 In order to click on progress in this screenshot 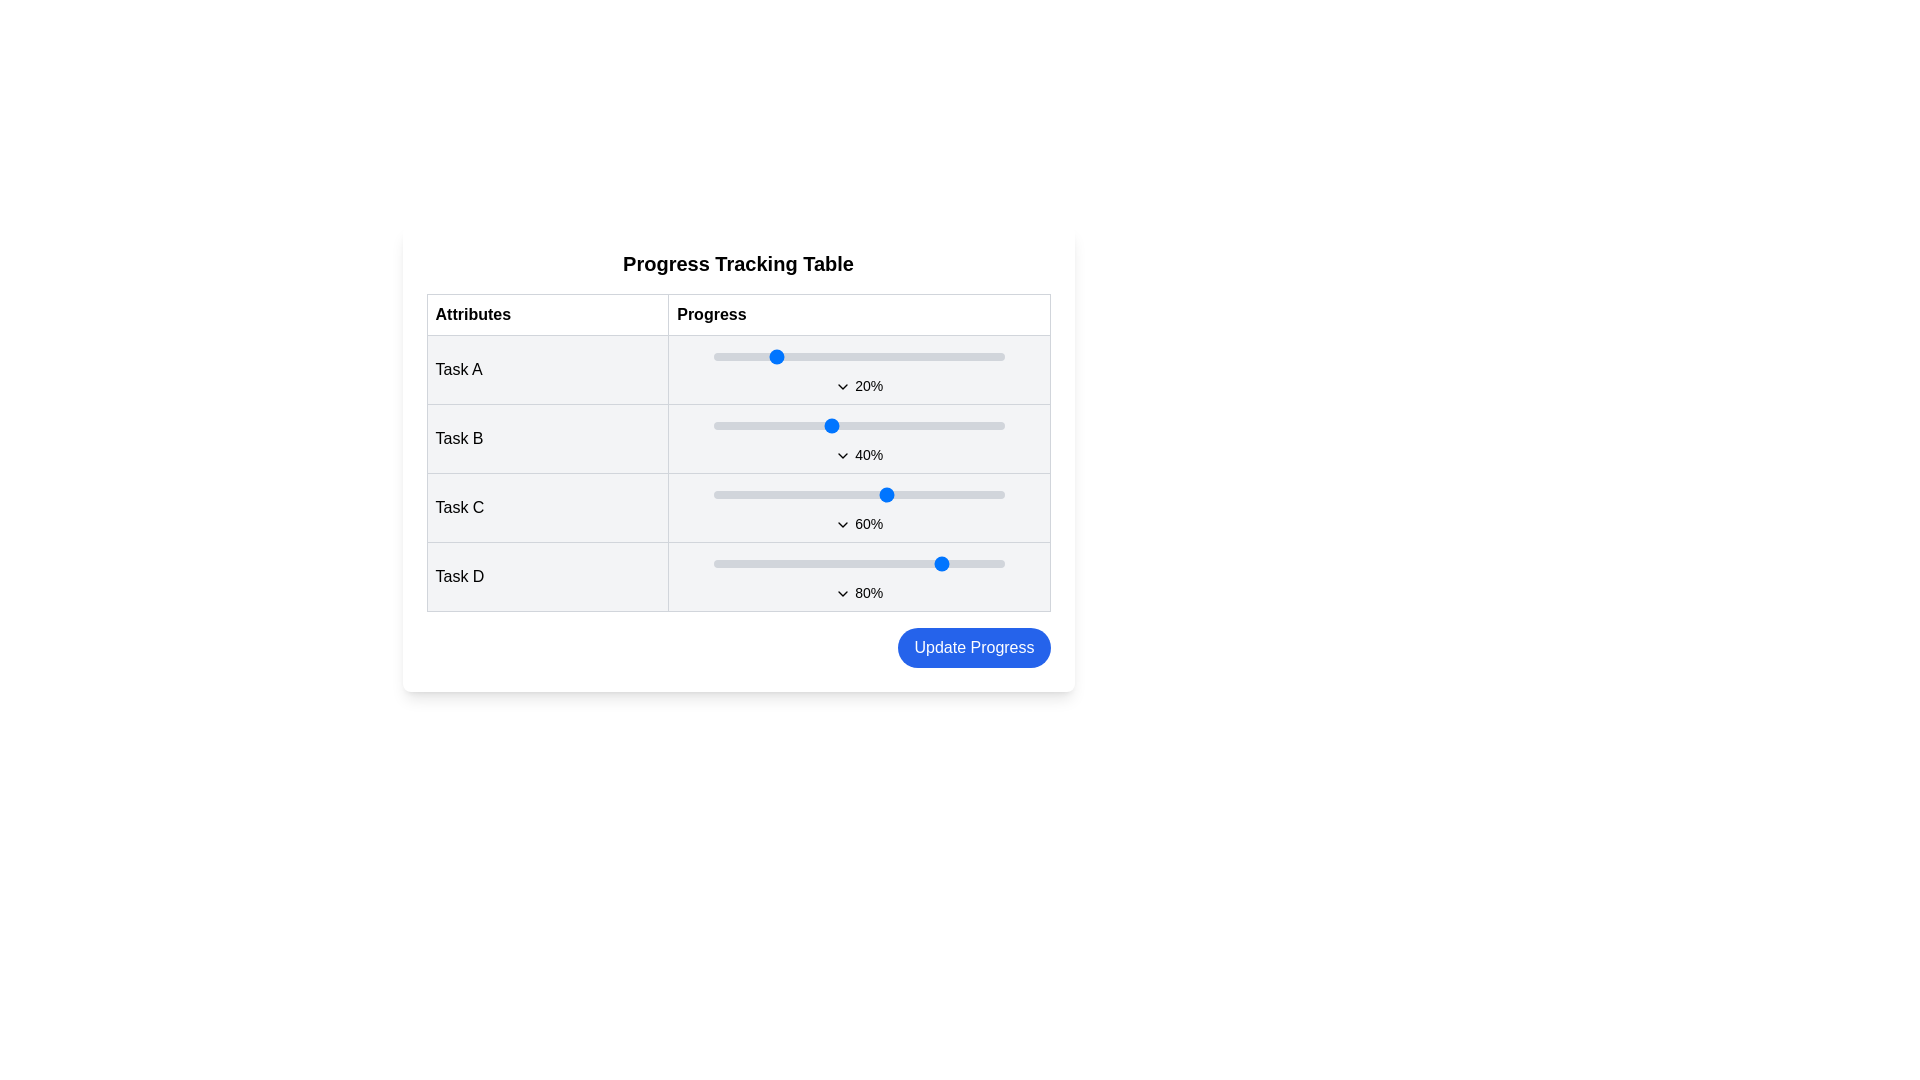, I will do `click(922, 424)`.